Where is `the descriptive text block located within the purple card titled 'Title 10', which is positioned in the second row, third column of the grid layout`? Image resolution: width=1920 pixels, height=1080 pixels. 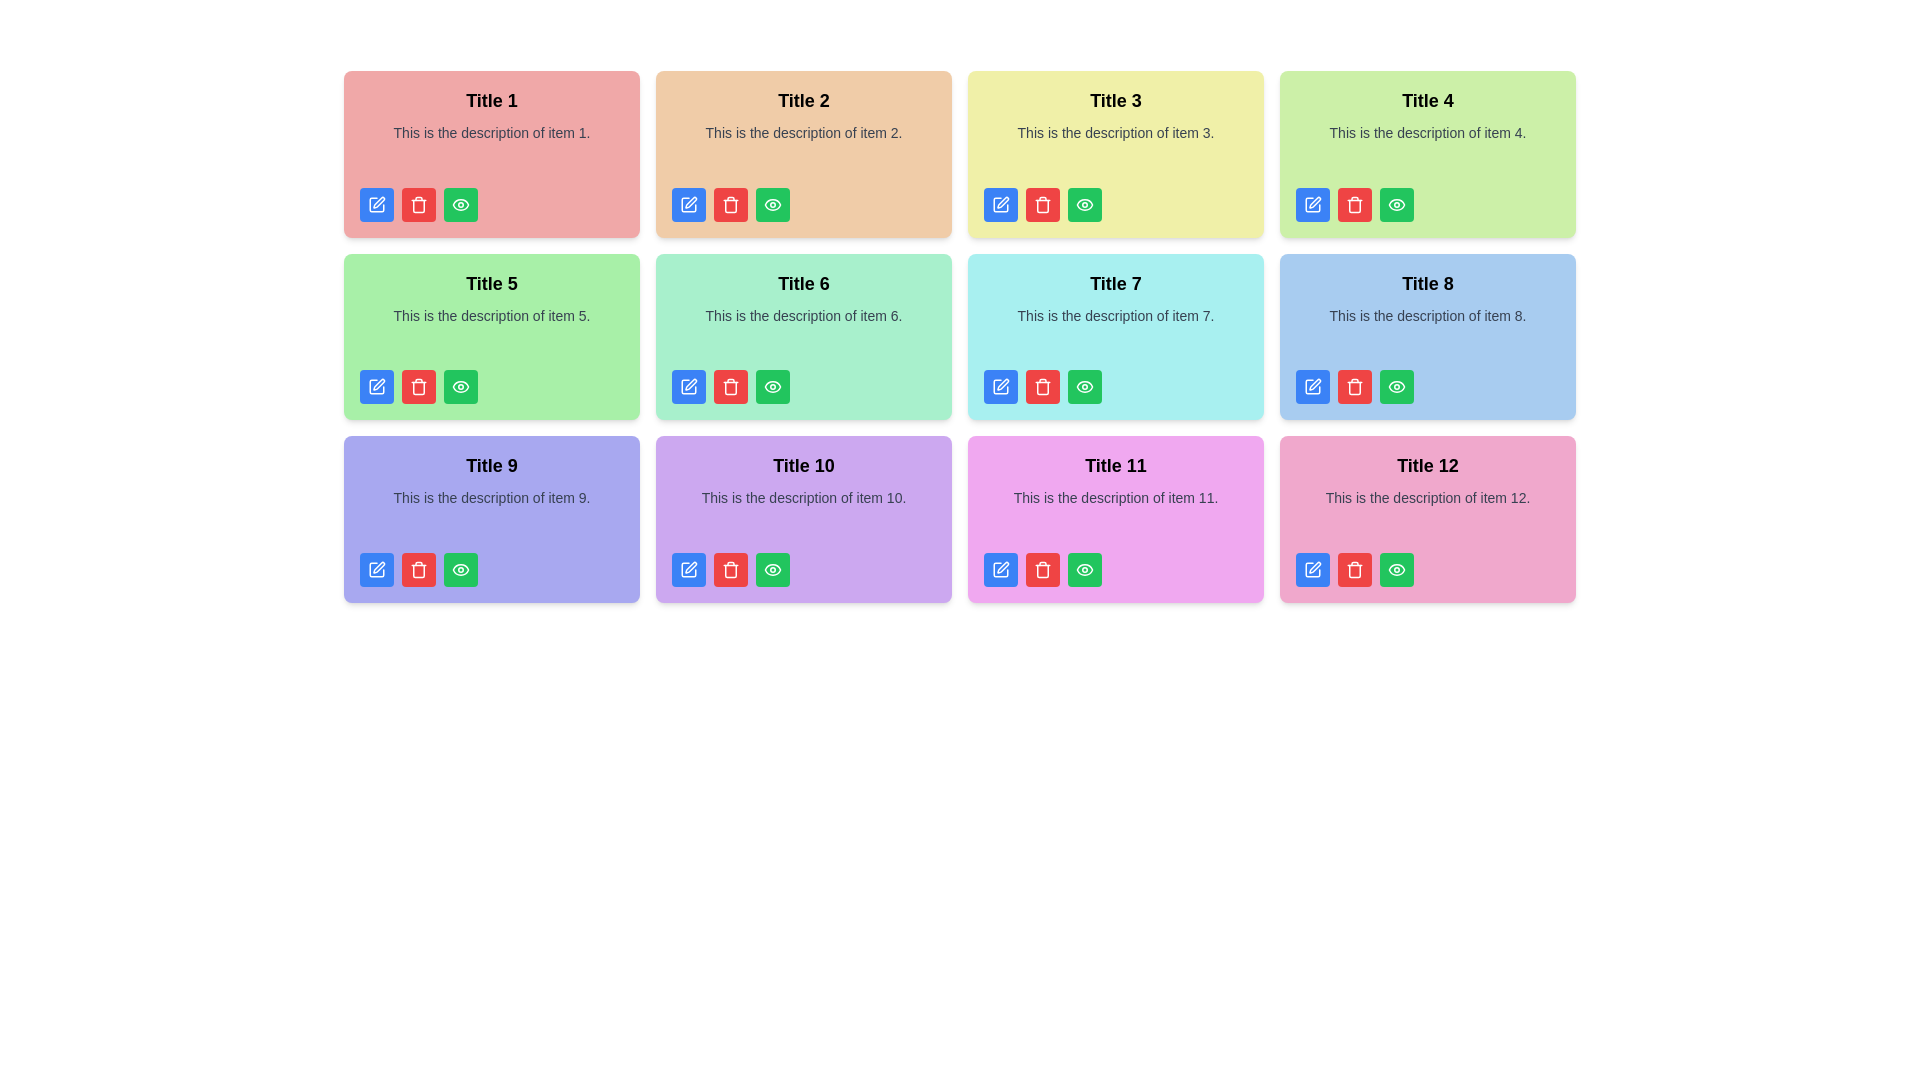 the descriptive text block located within the purple card titled 'Title 10', which is positioned in the second row, third column of the grid layout is located at coordinates (804, 512).